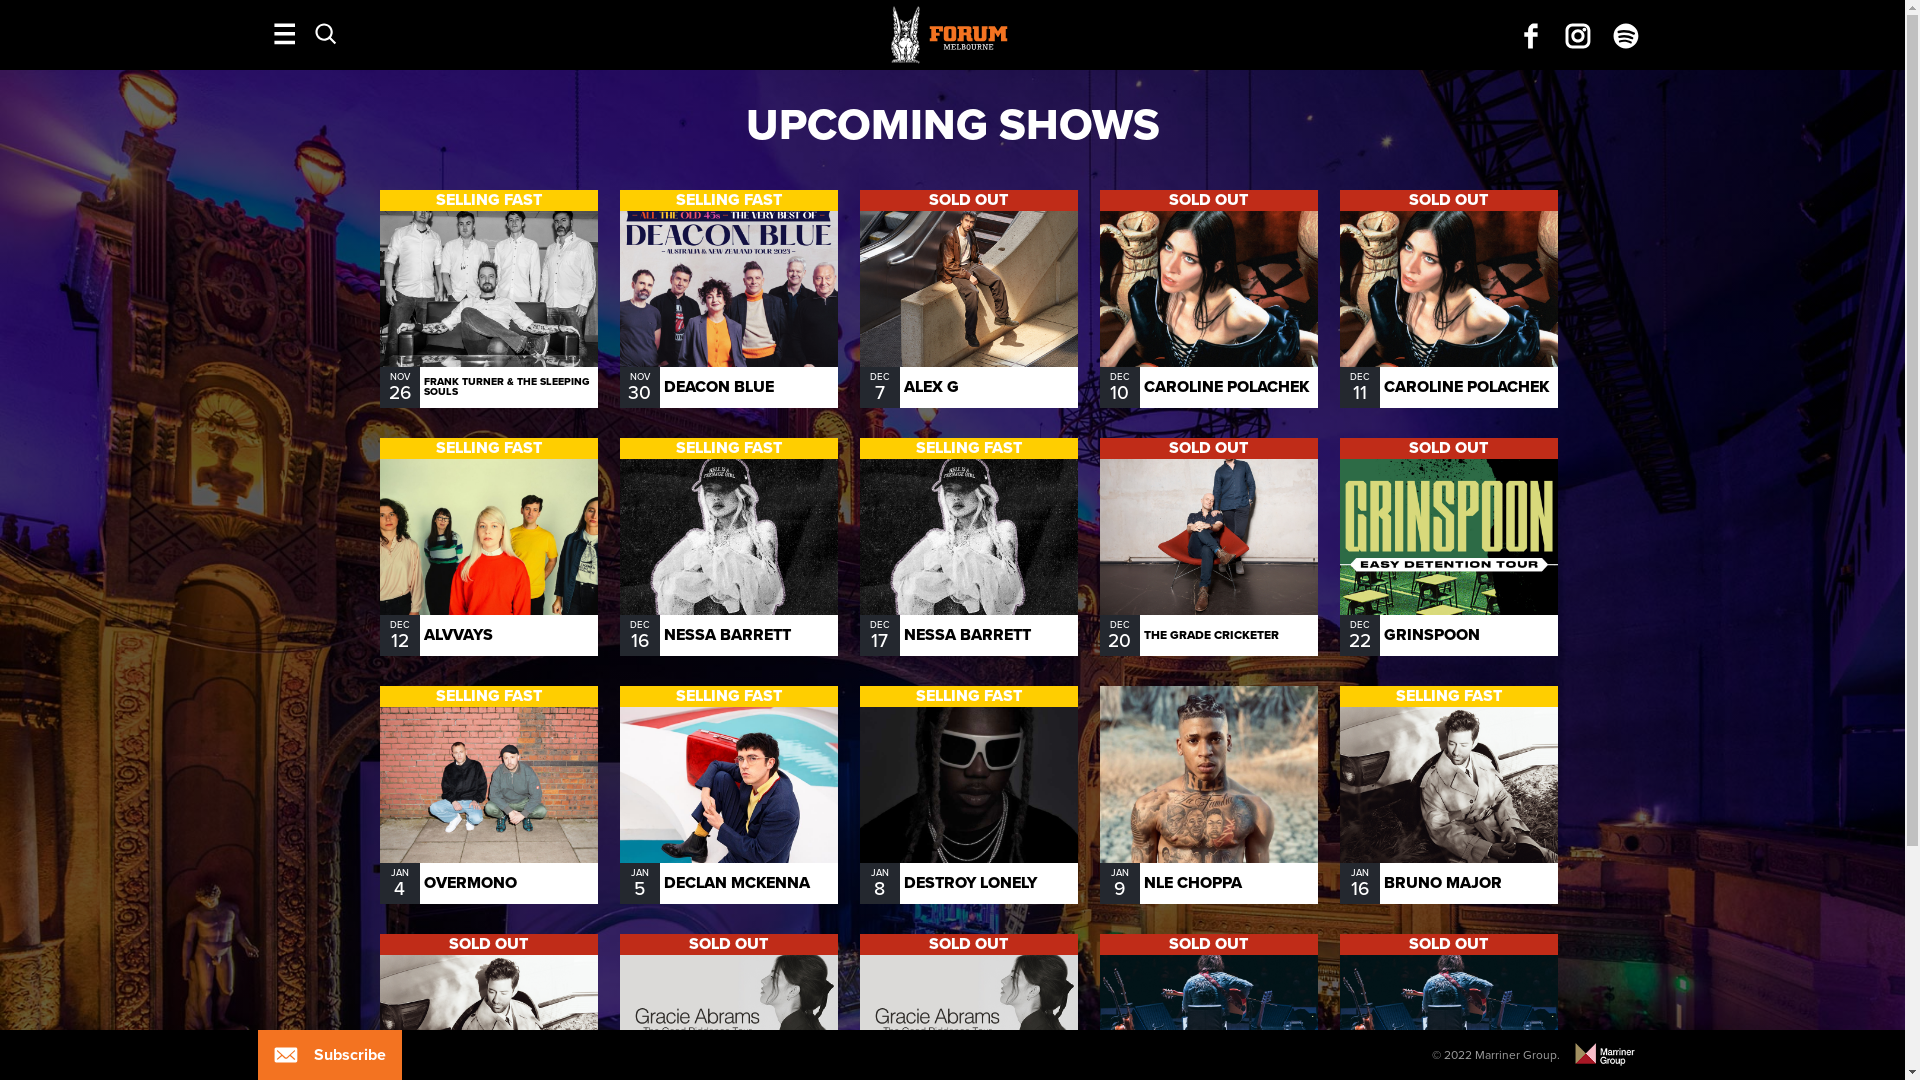  Describe the element at coordinates (488, 793) in the screenshot. I see `'SELLING FAST` at that location.